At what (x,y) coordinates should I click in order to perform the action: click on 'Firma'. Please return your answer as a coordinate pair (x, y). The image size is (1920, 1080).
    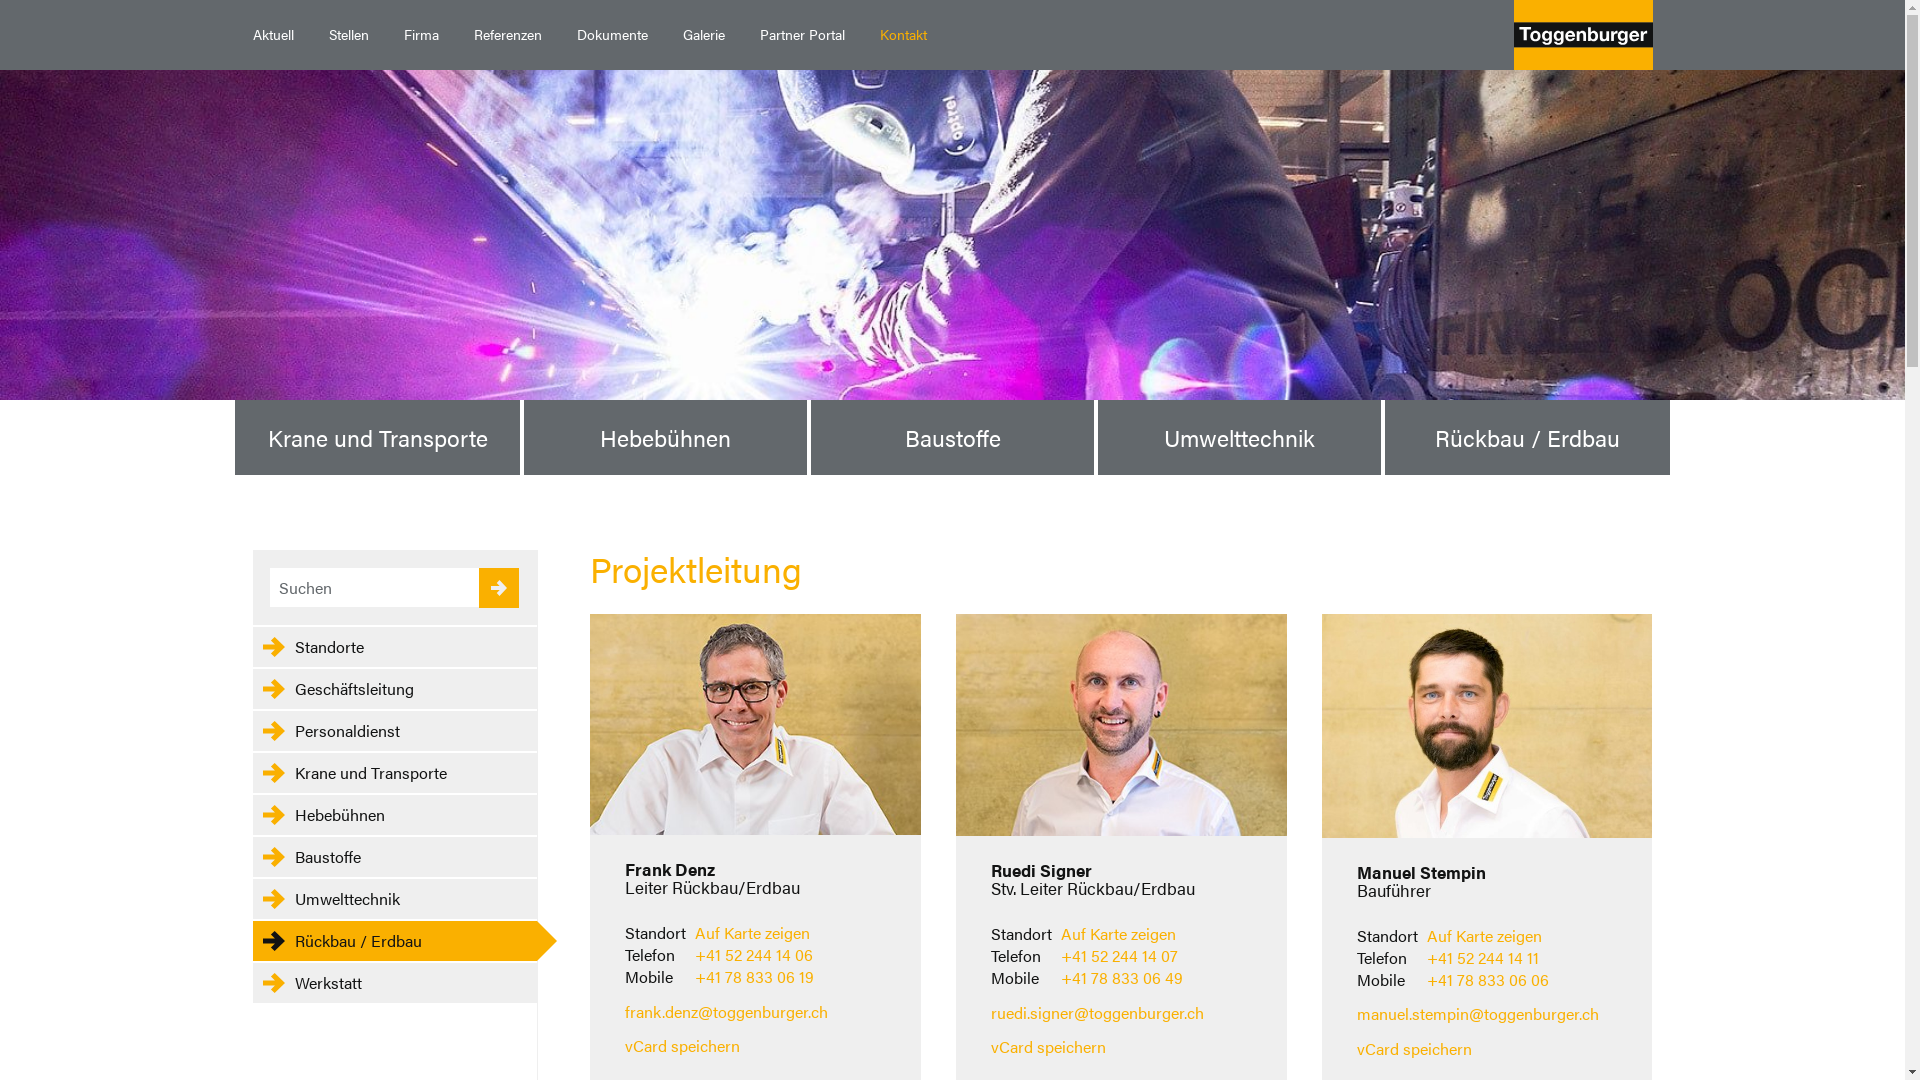
    Looking at the image, I should click on (385, 34).